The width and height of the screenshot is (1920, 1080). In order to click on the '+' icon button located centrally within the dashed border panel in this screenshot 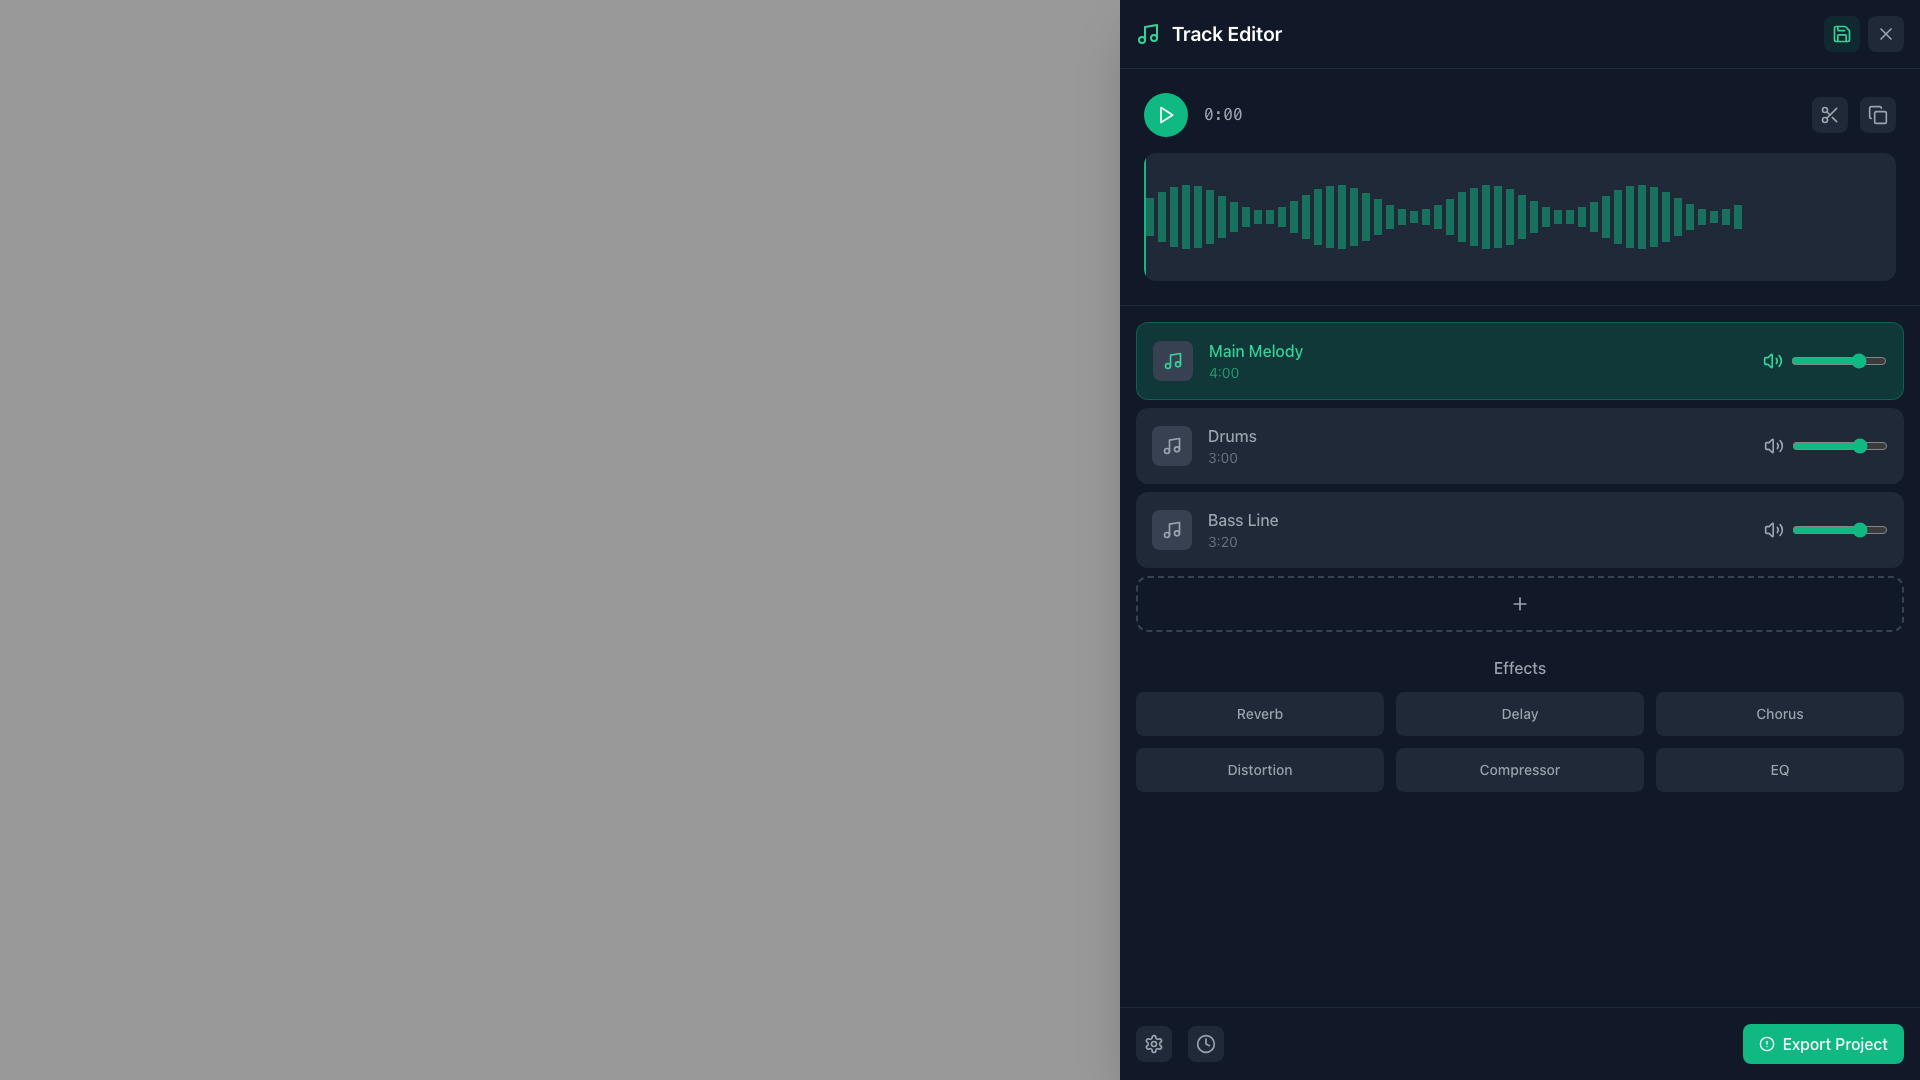, I will do `click(1520, 603)`.